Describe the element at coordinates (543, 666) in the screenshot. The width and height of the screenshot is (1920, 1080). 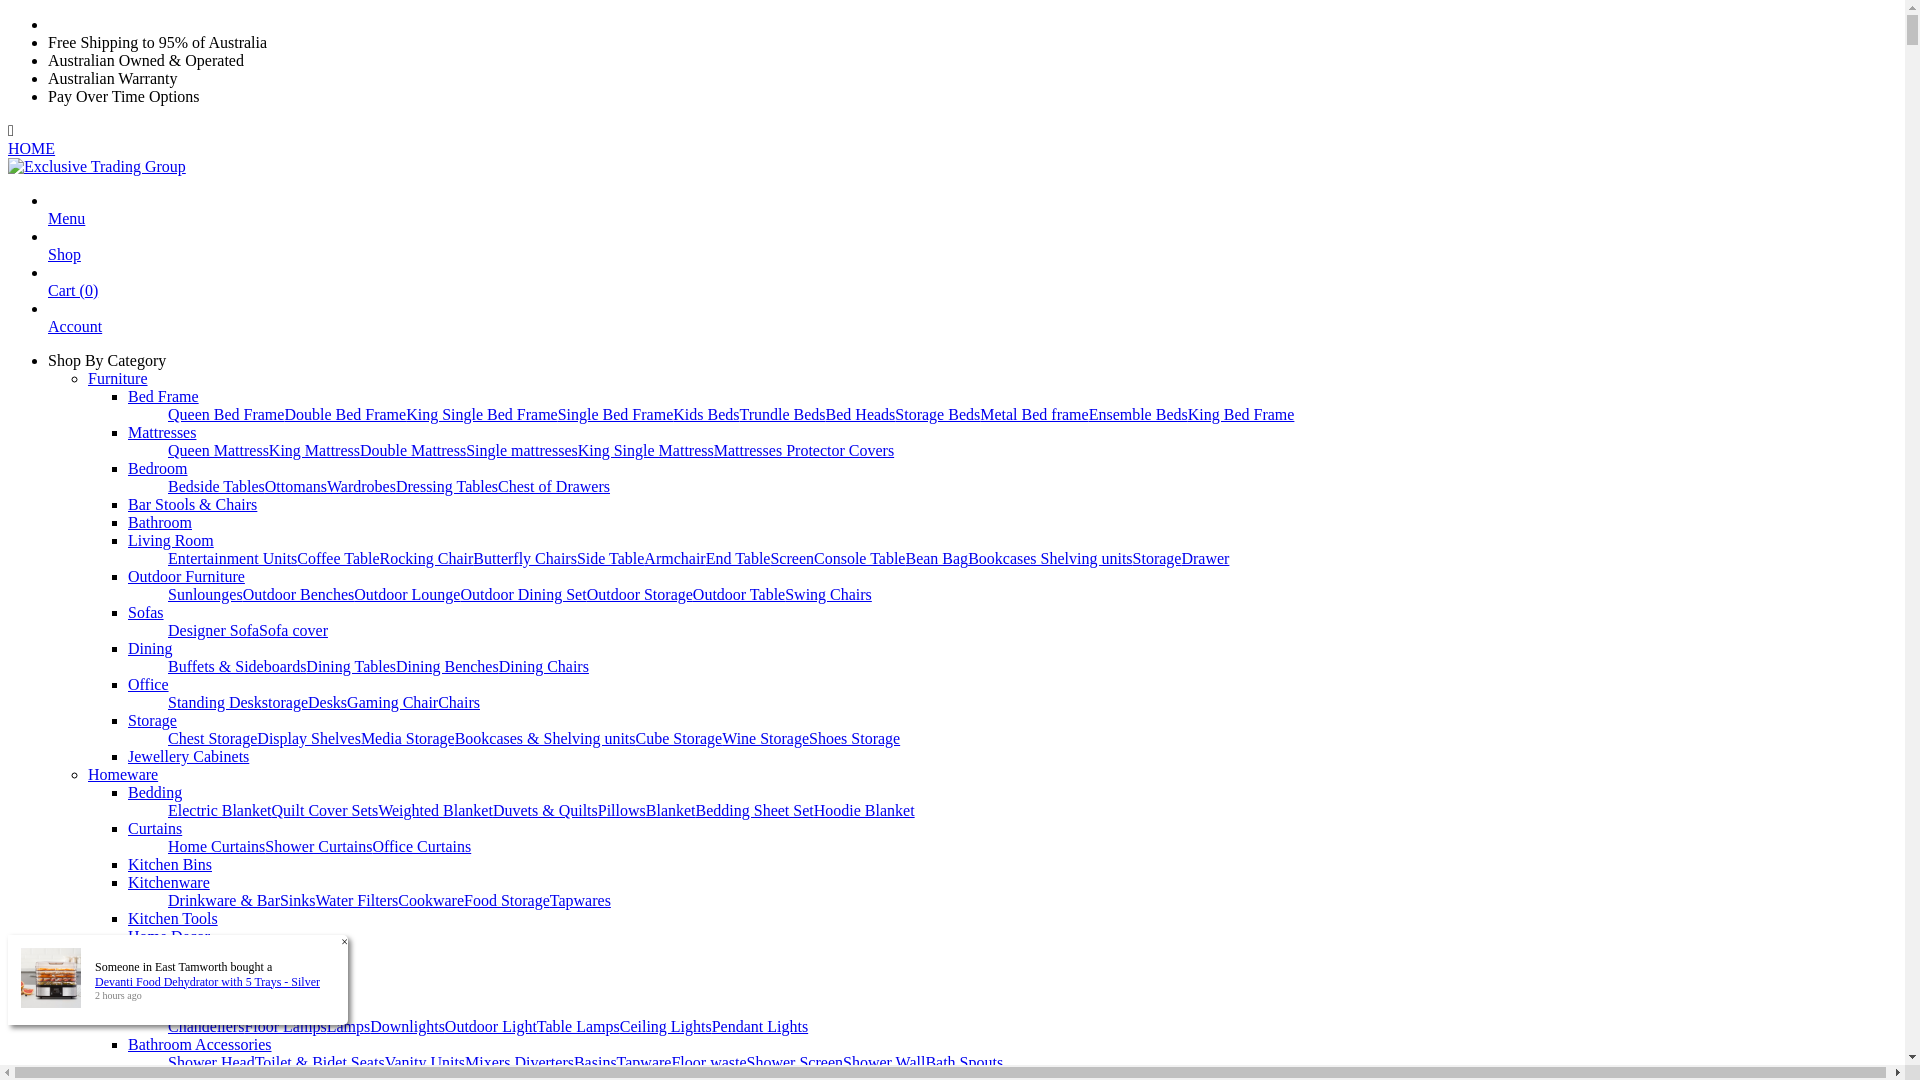
I see `'Dining Chairs'` at that location.